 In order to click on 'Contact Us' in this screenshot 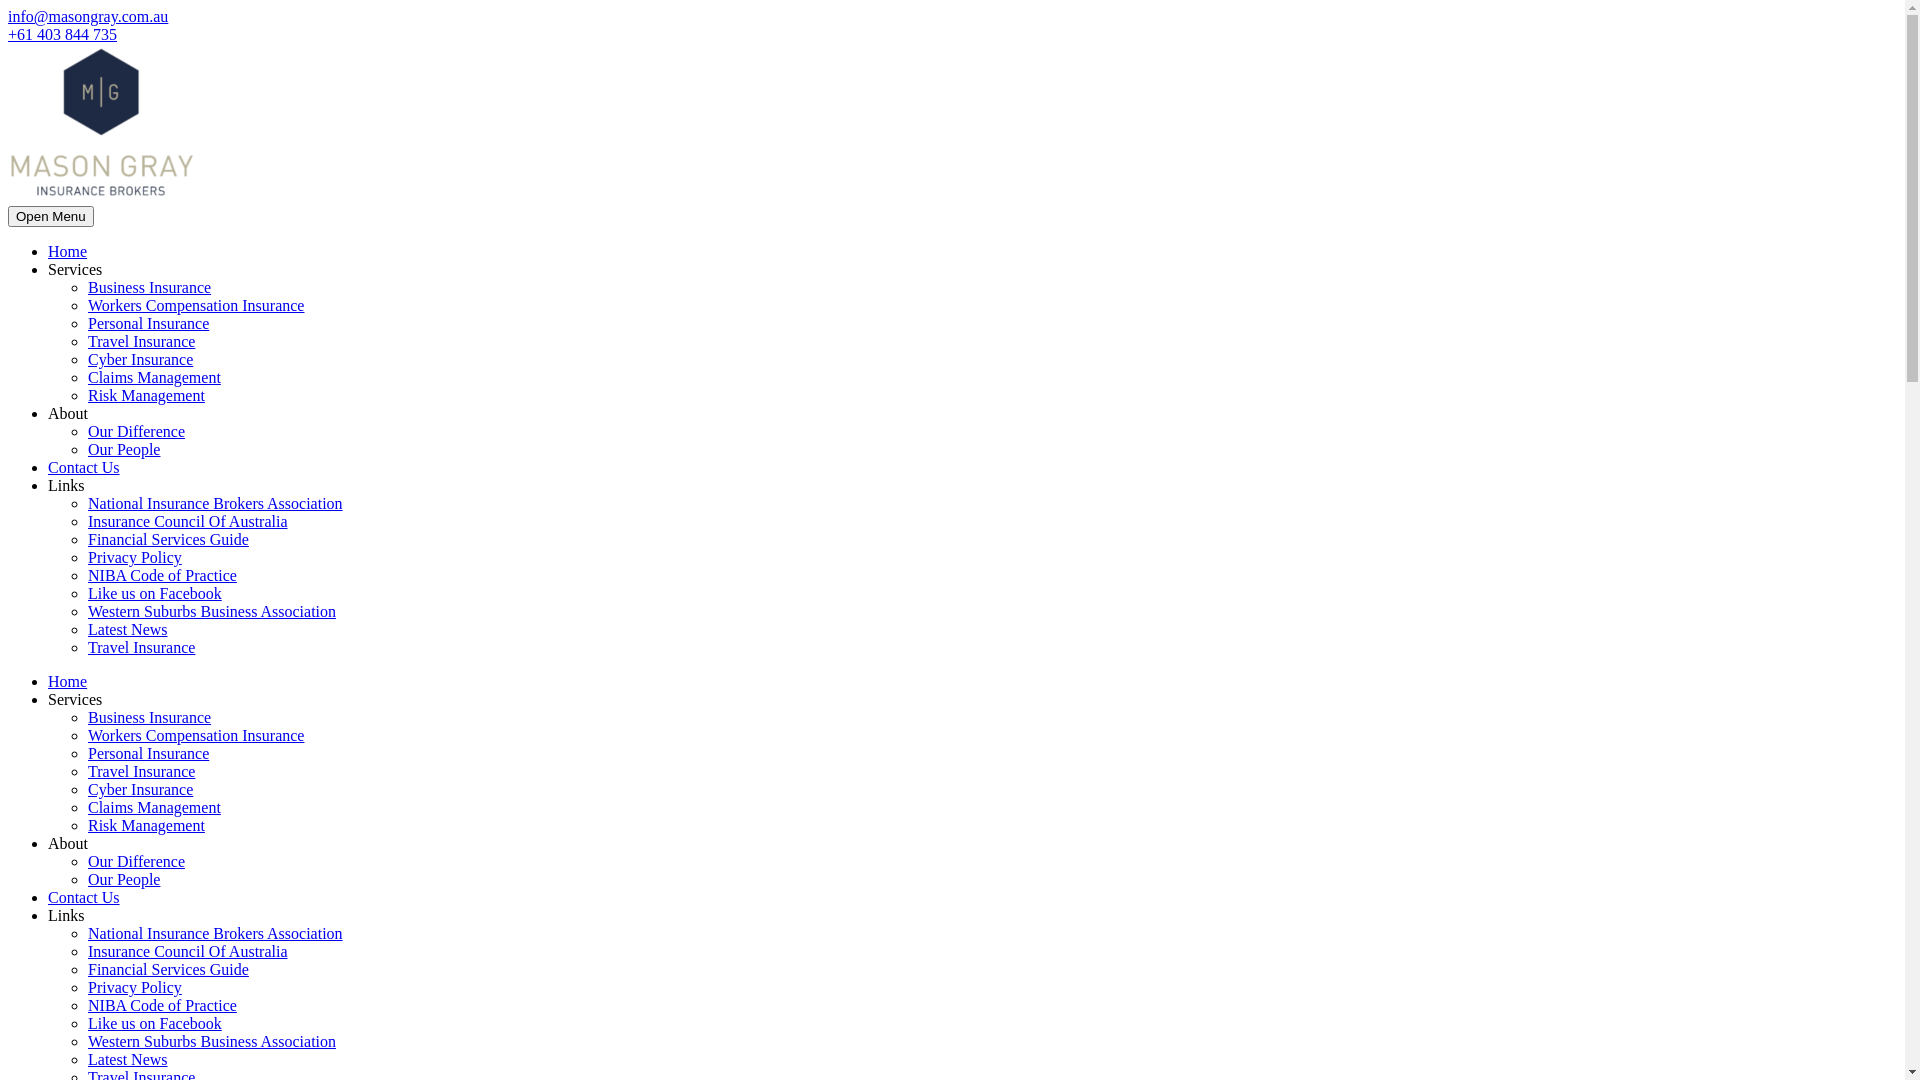, I will do `click(82, 896)`.